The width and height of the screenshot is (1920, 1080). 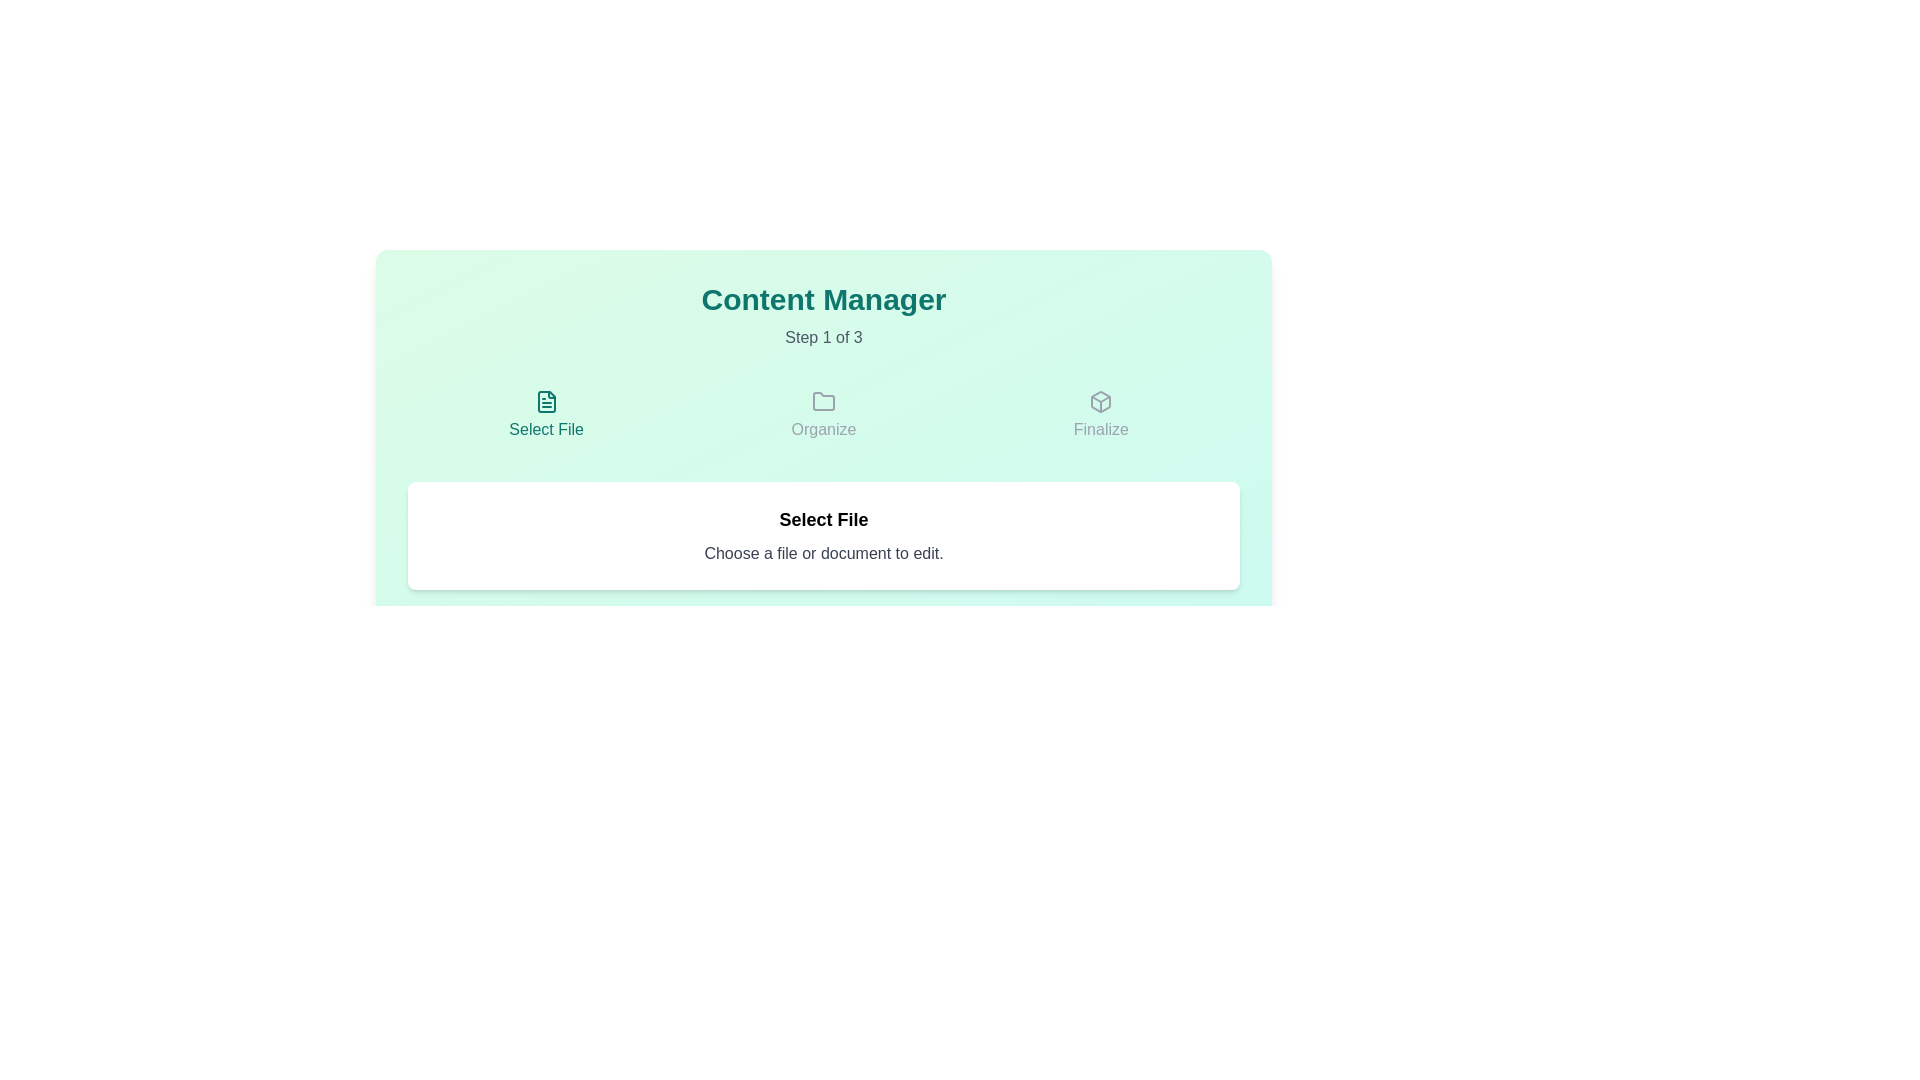 I want to click on the text label that reads 'Select File', which is styled with a teal font and indicates a file selection action, so click(x=546, y=415).